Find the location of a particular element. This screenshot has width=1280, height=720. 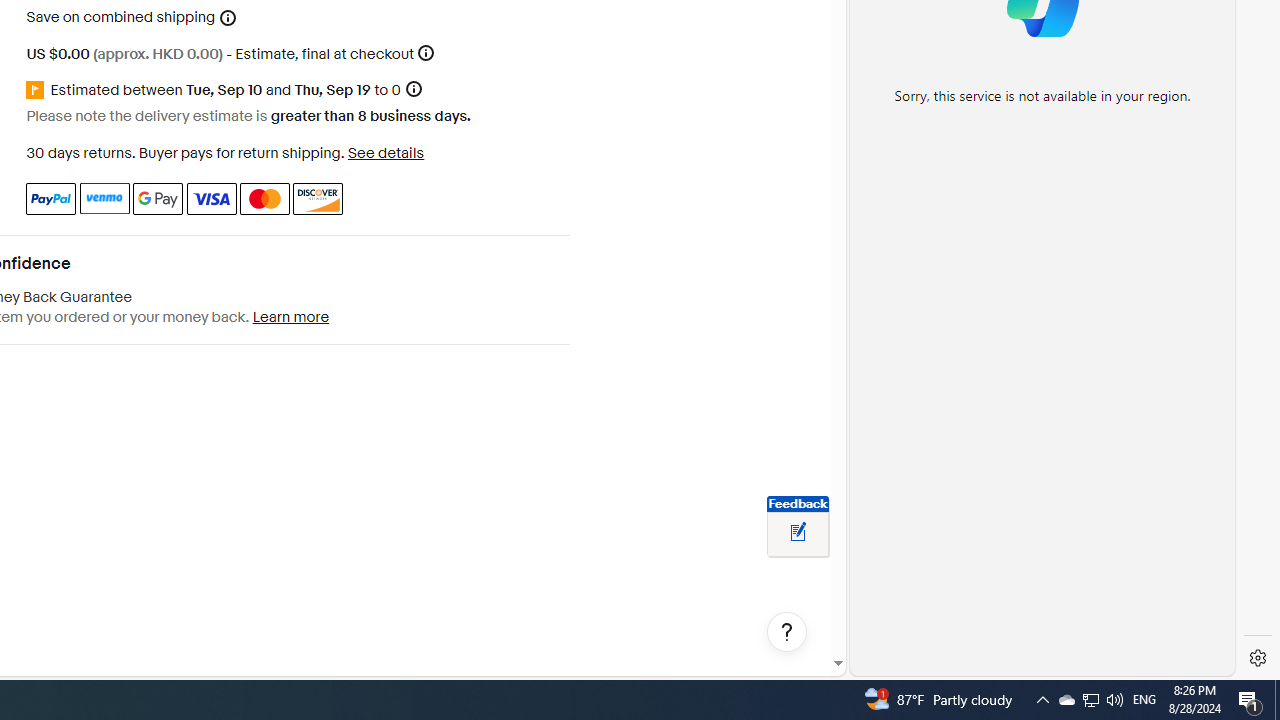

'Visa' is located at coordinates (211, 198).